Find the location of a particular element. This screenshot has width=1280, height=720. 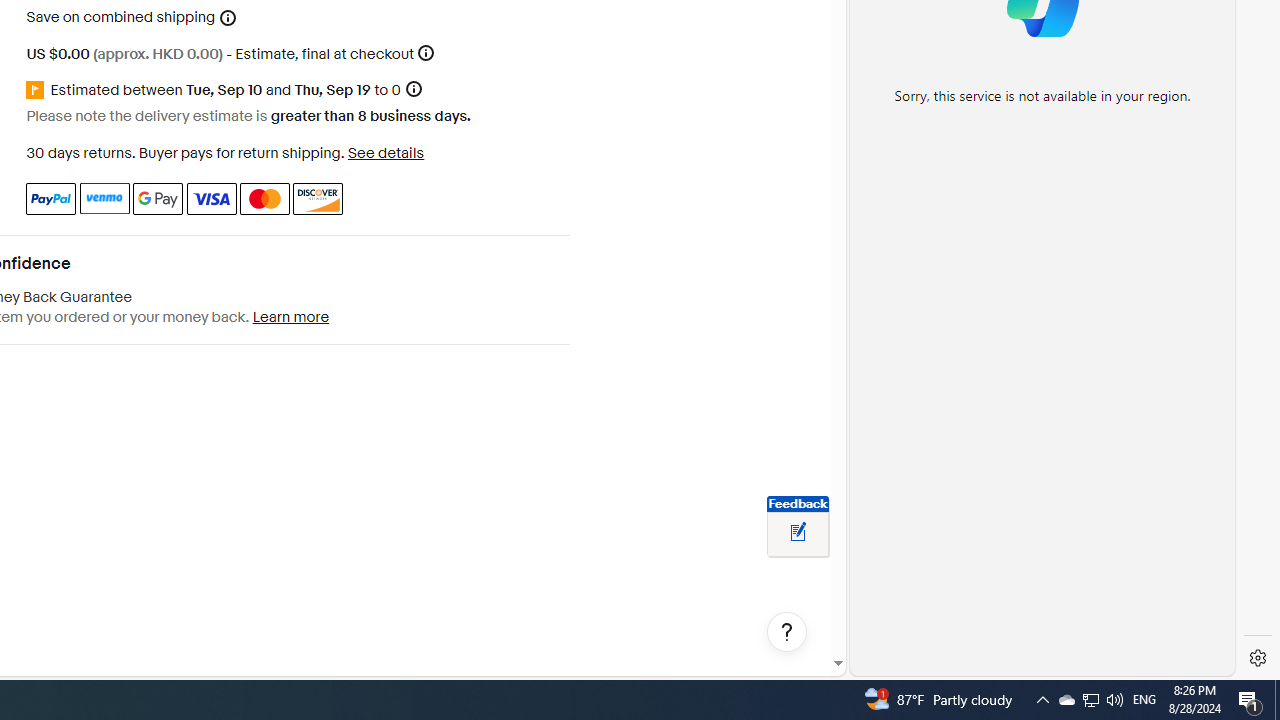

'Visa' is located at coordinates (211, 198).